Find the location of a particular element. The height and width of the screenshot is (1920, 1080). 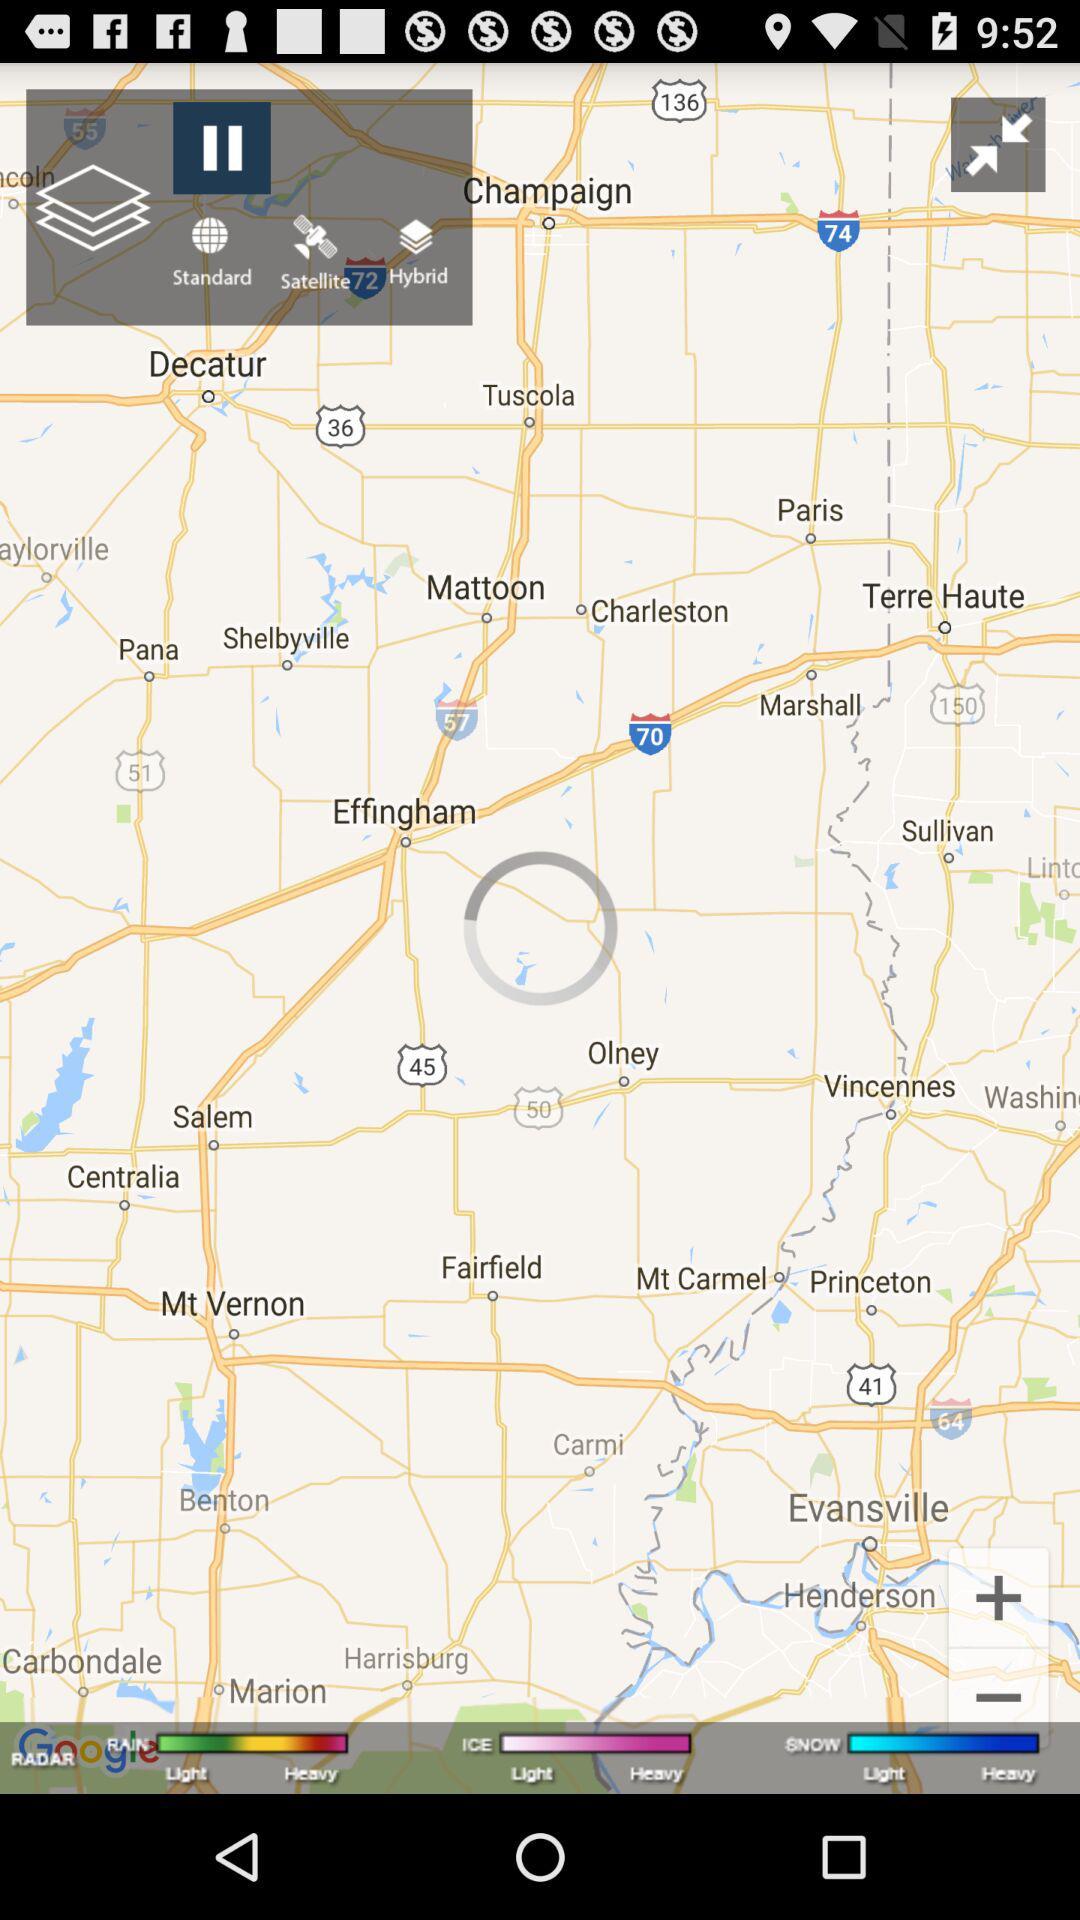

the globe icon is located at coordinates (211, 268).